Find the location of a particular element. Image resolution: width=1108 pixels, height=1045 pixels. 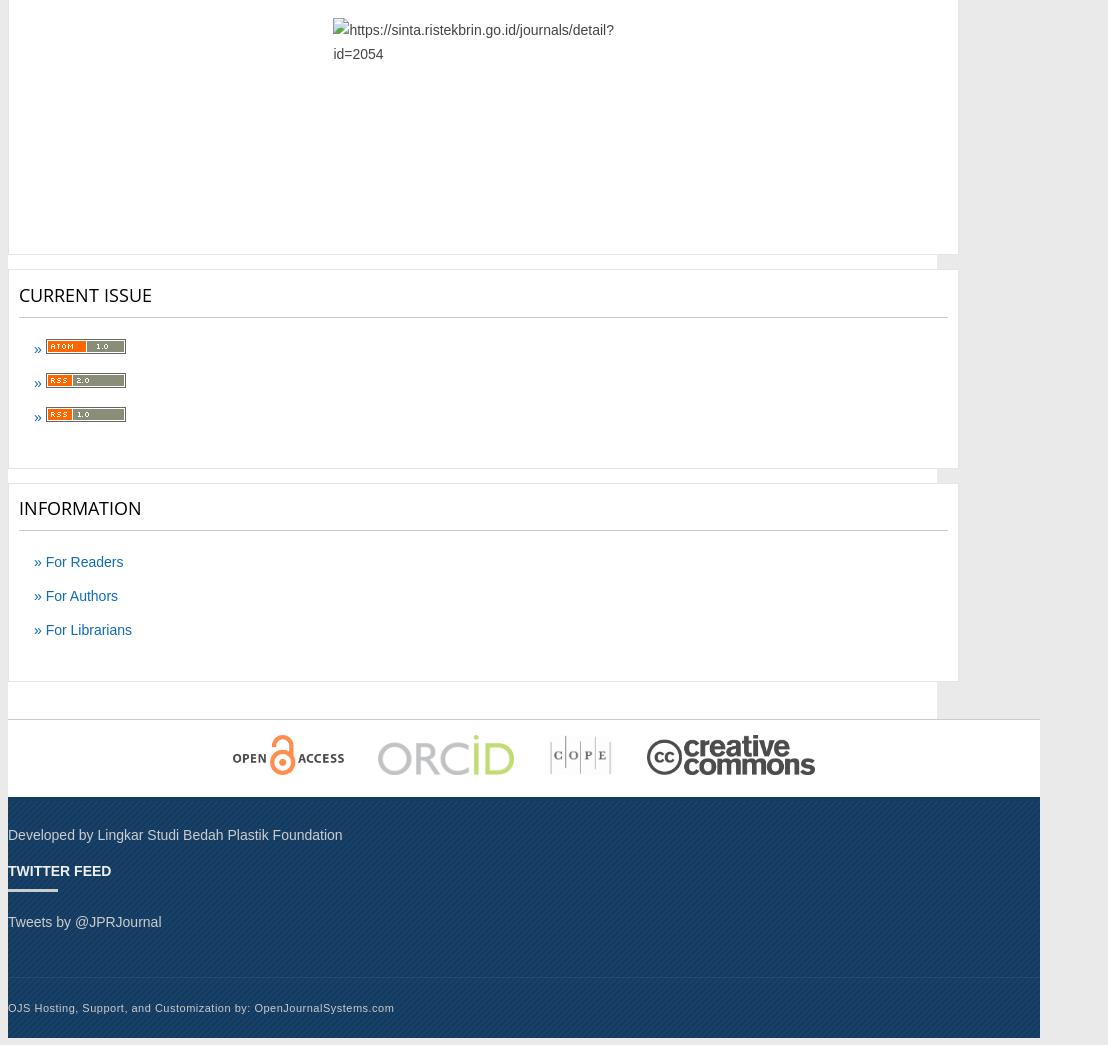

'Tweets by @JPRJournal' is located at coordinates (83, 920).